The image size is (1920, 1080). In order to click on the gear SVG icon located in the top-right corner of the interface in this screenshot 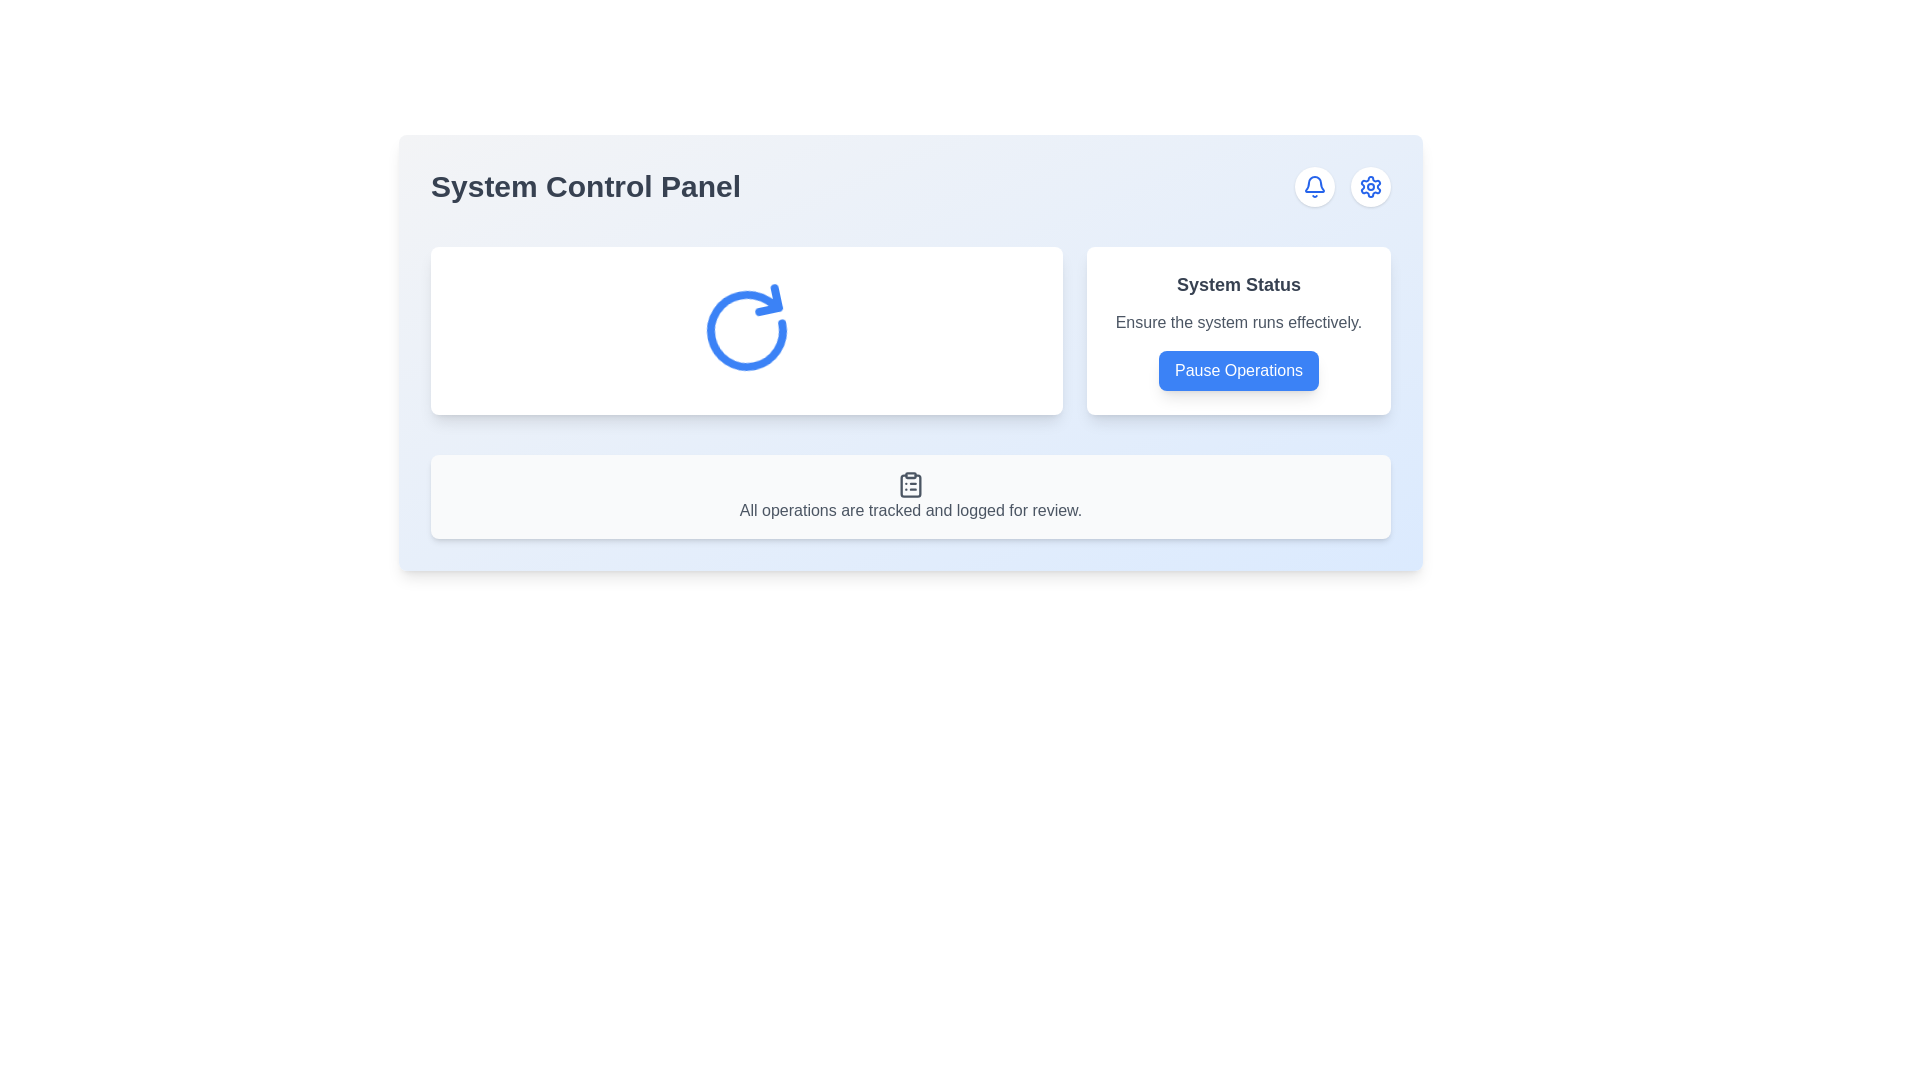, I will do `click(1370, 186)`.